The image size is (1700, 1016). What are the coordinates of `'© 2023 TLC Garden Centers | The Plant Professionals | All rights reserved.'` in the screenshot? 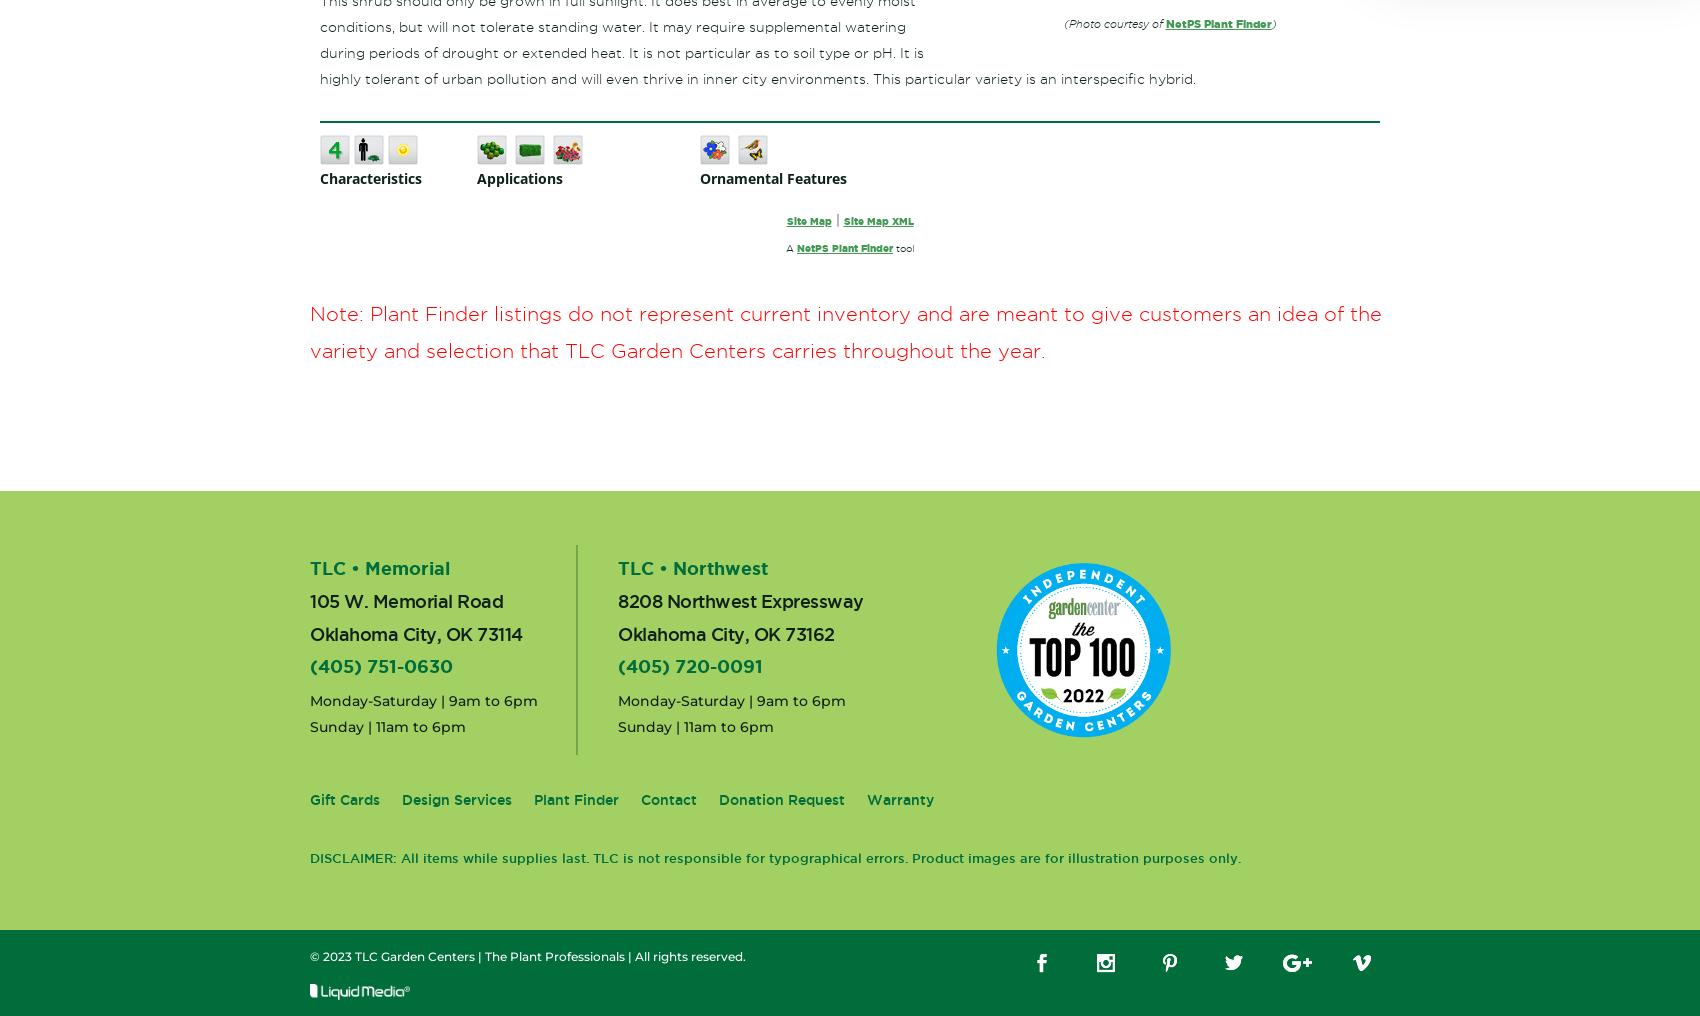 It's located at (310, 956).